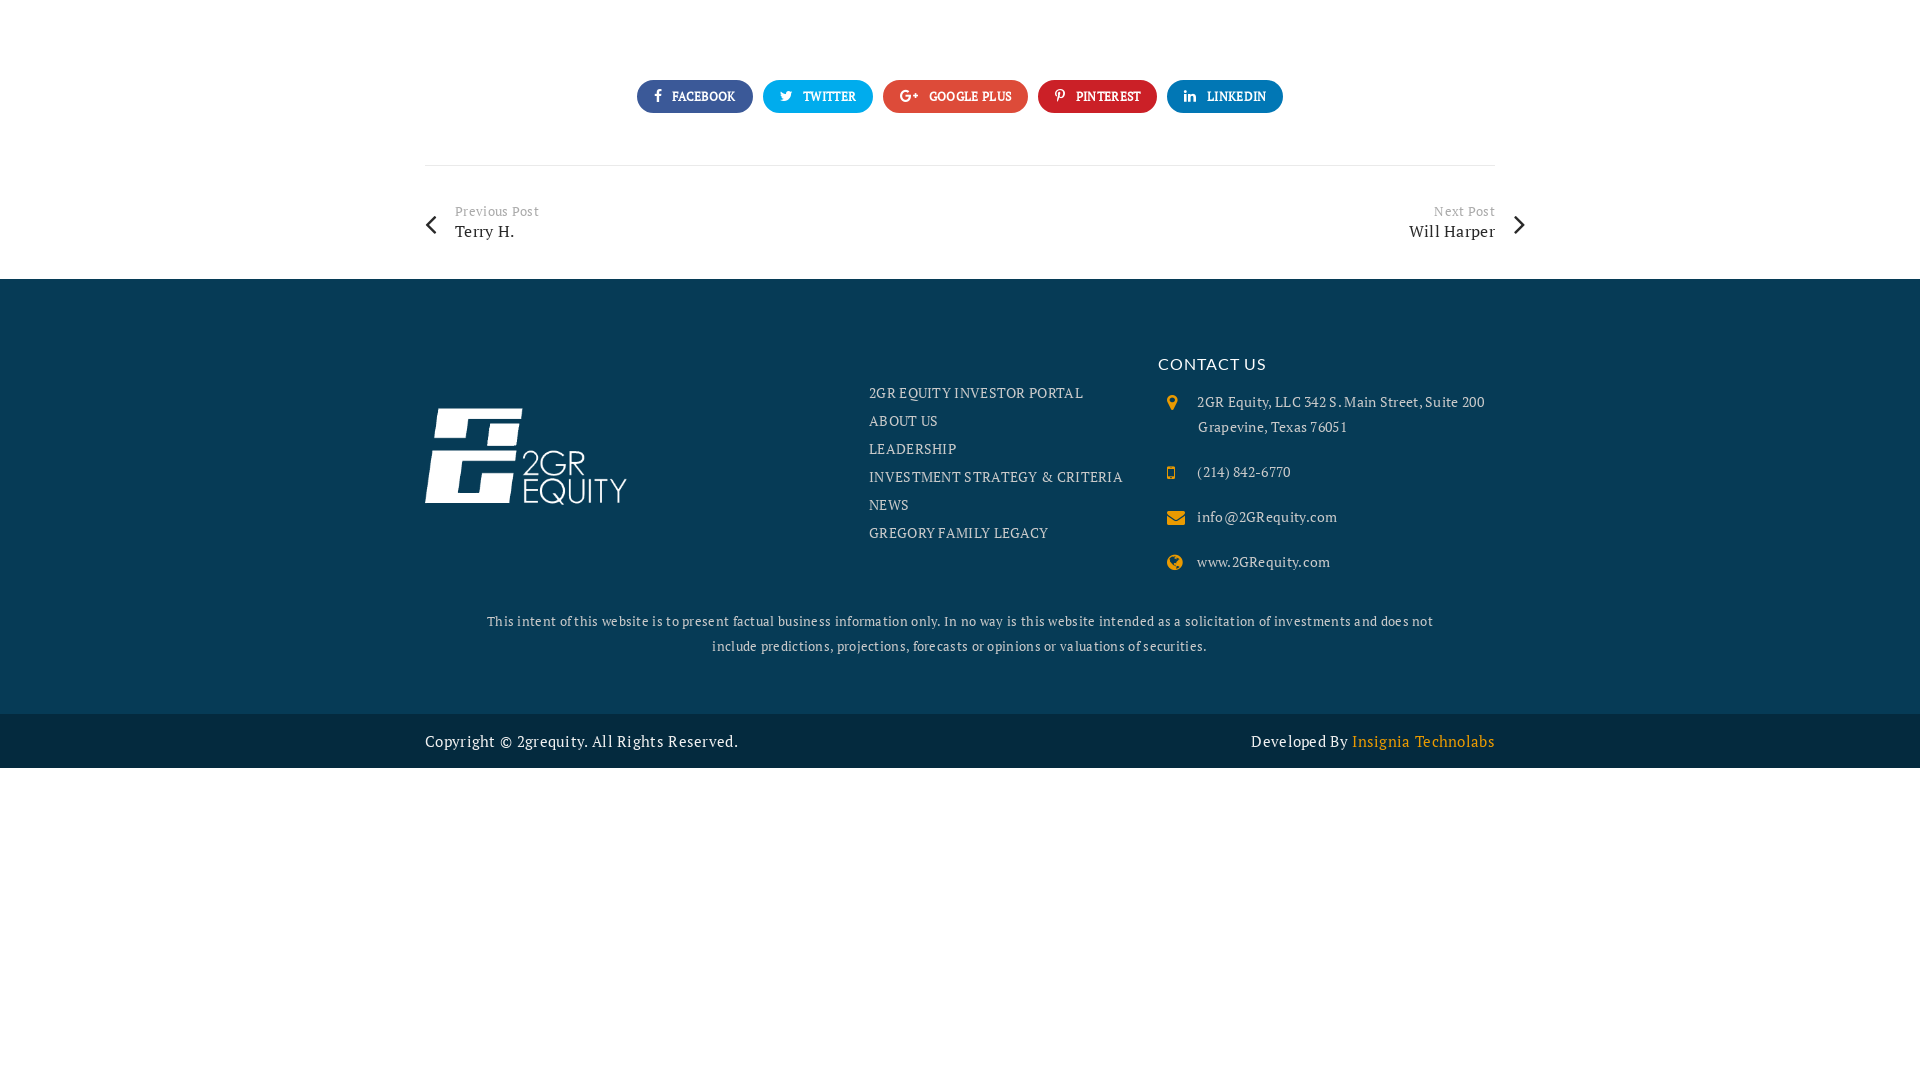 This screenshot has height=1080, width=1920. I want to click on 'GOOGLE PLUS', so click(954, 96).